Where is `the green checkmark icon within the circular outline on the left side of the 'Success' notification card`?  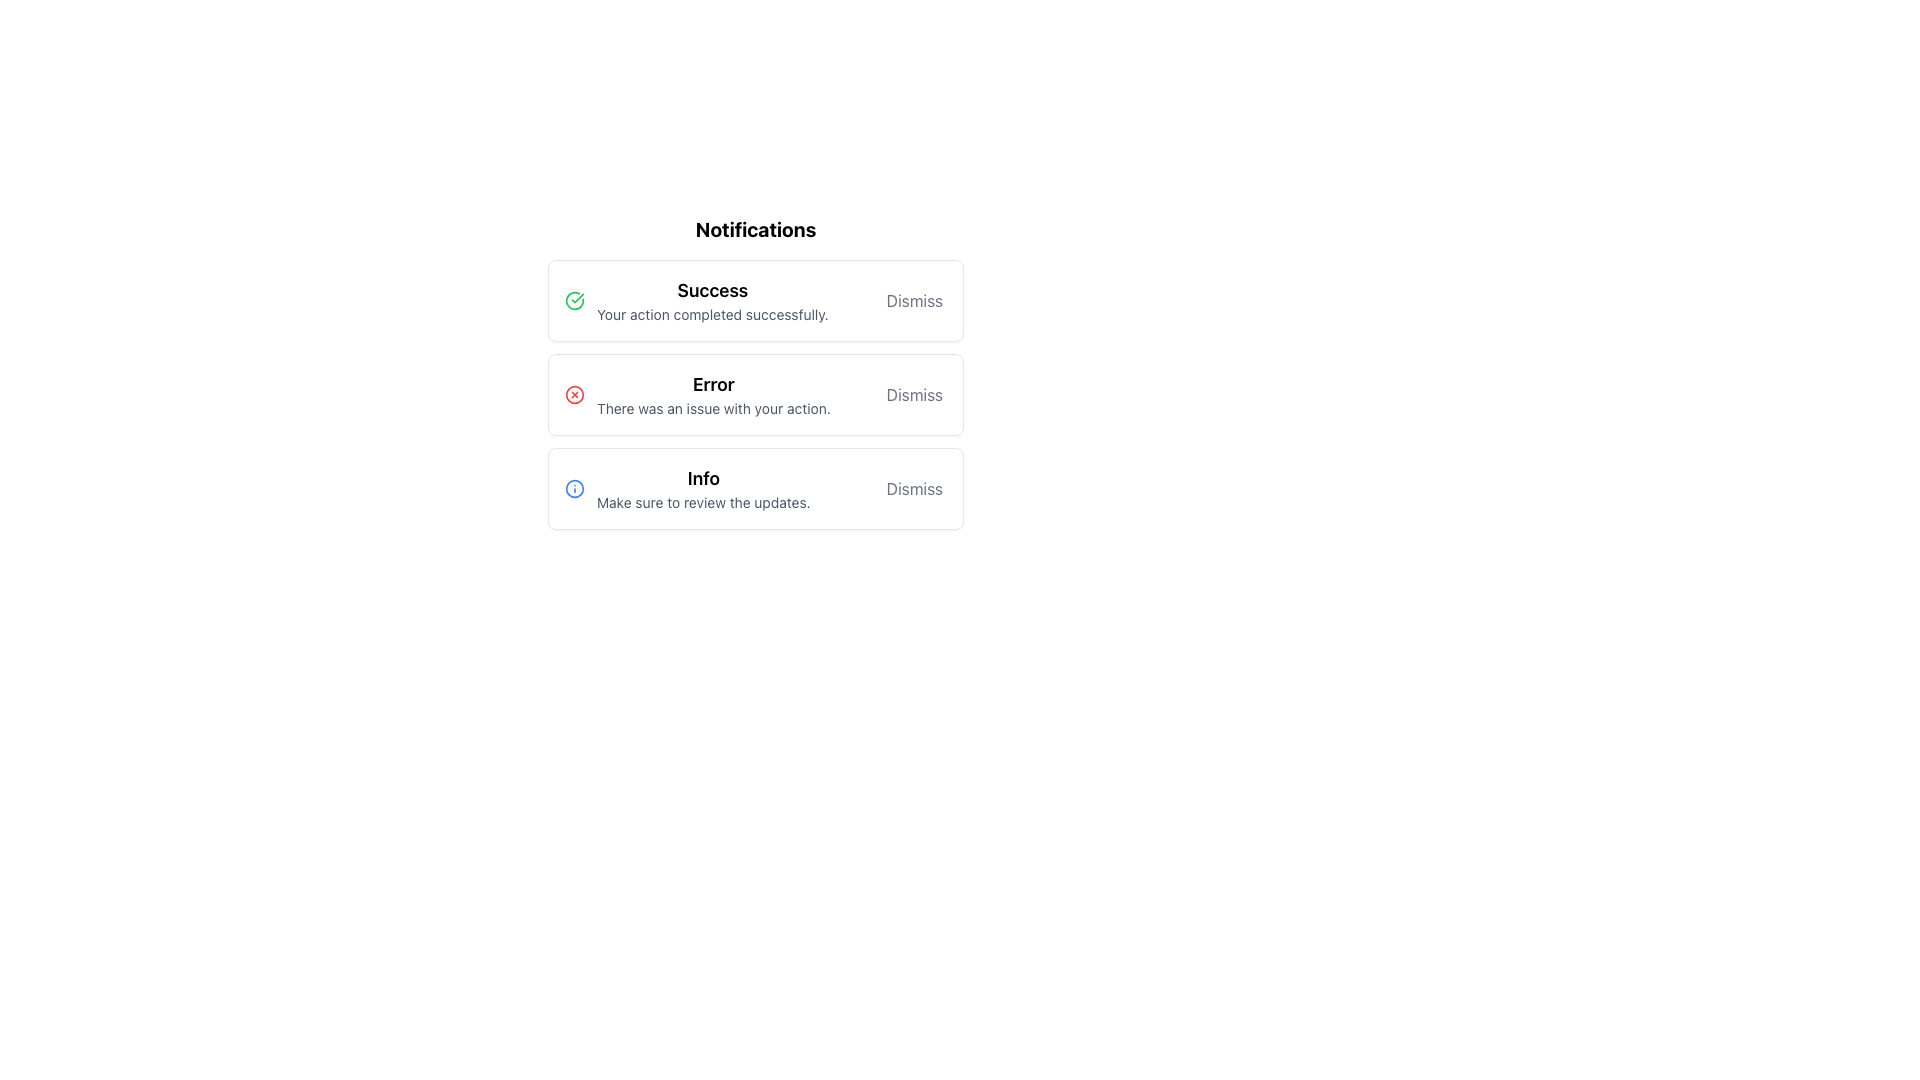
the green checkmark icon within the circular outline on the left side of the 'Success' notification card is located at coordinates (574, 300).